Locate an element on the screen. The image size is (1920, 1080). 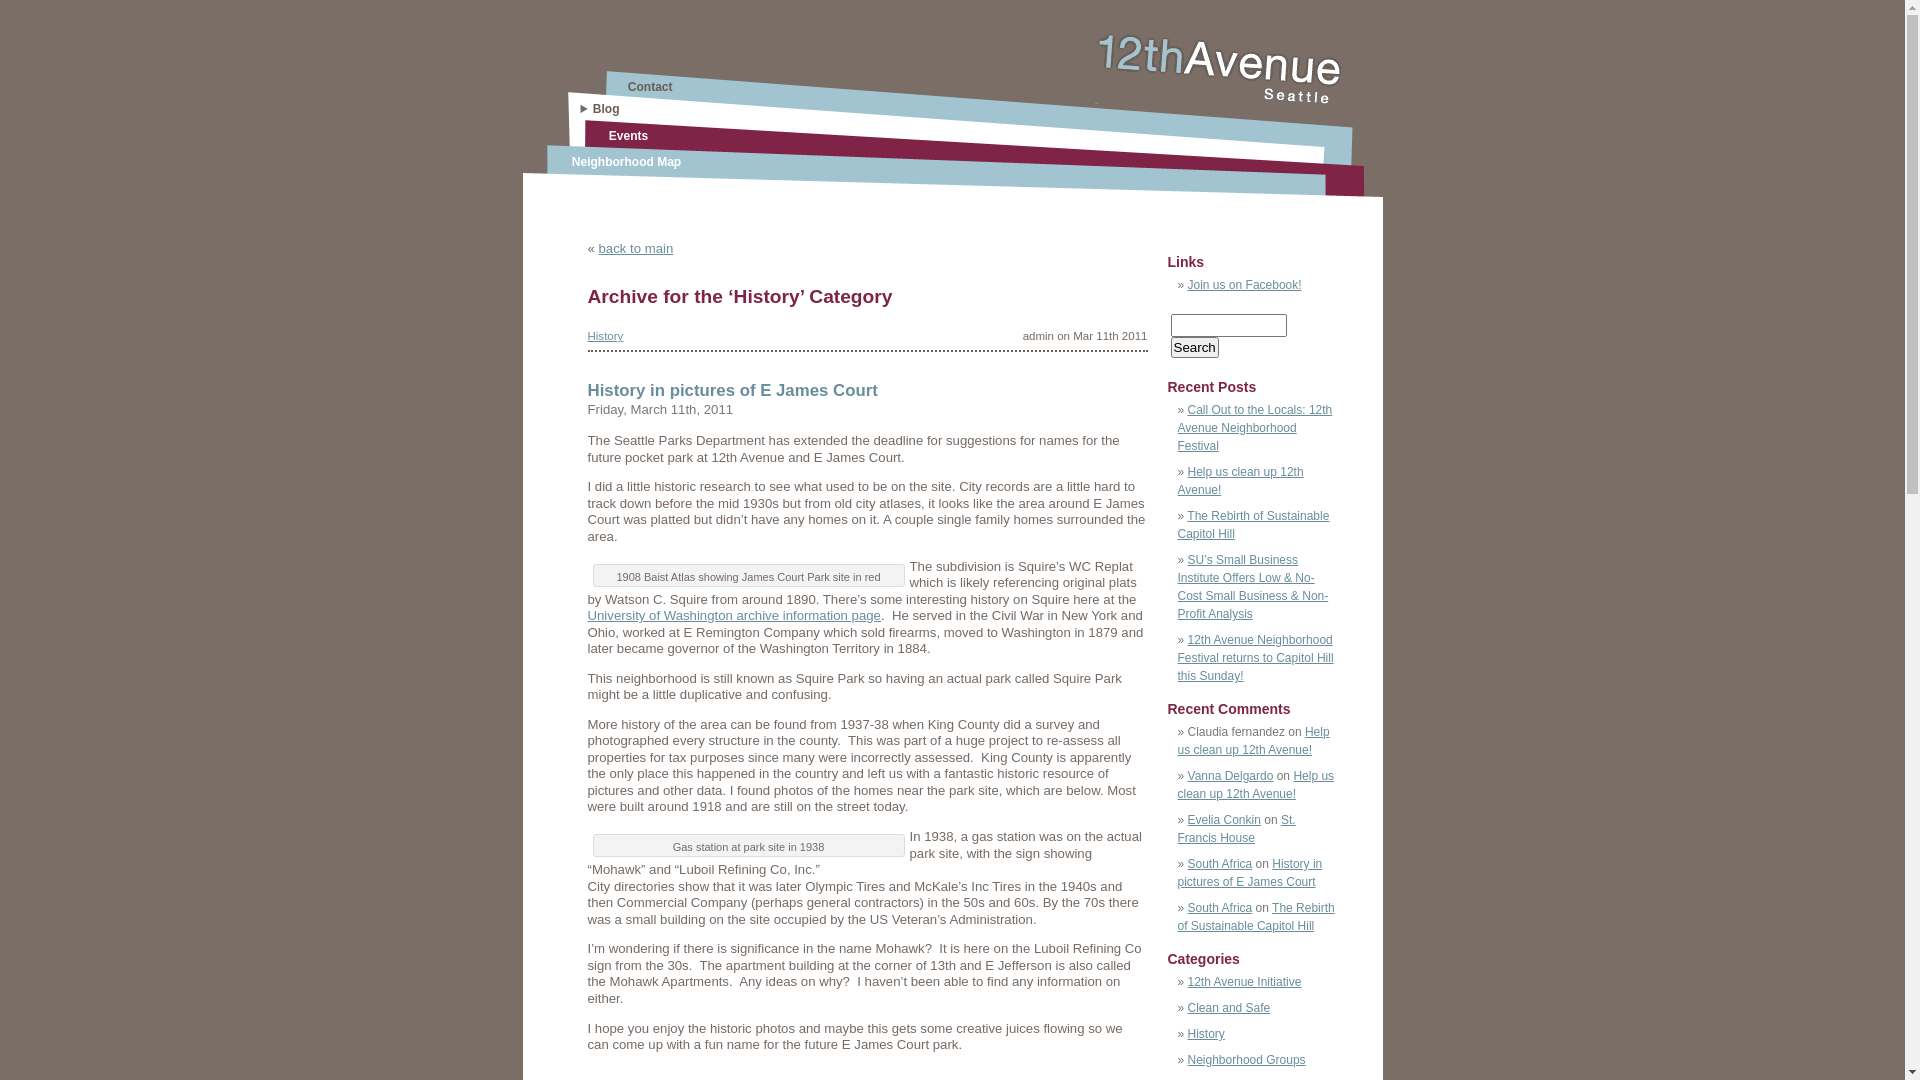
'History in pictures of E James Court' is located at coordinates (732, 390).